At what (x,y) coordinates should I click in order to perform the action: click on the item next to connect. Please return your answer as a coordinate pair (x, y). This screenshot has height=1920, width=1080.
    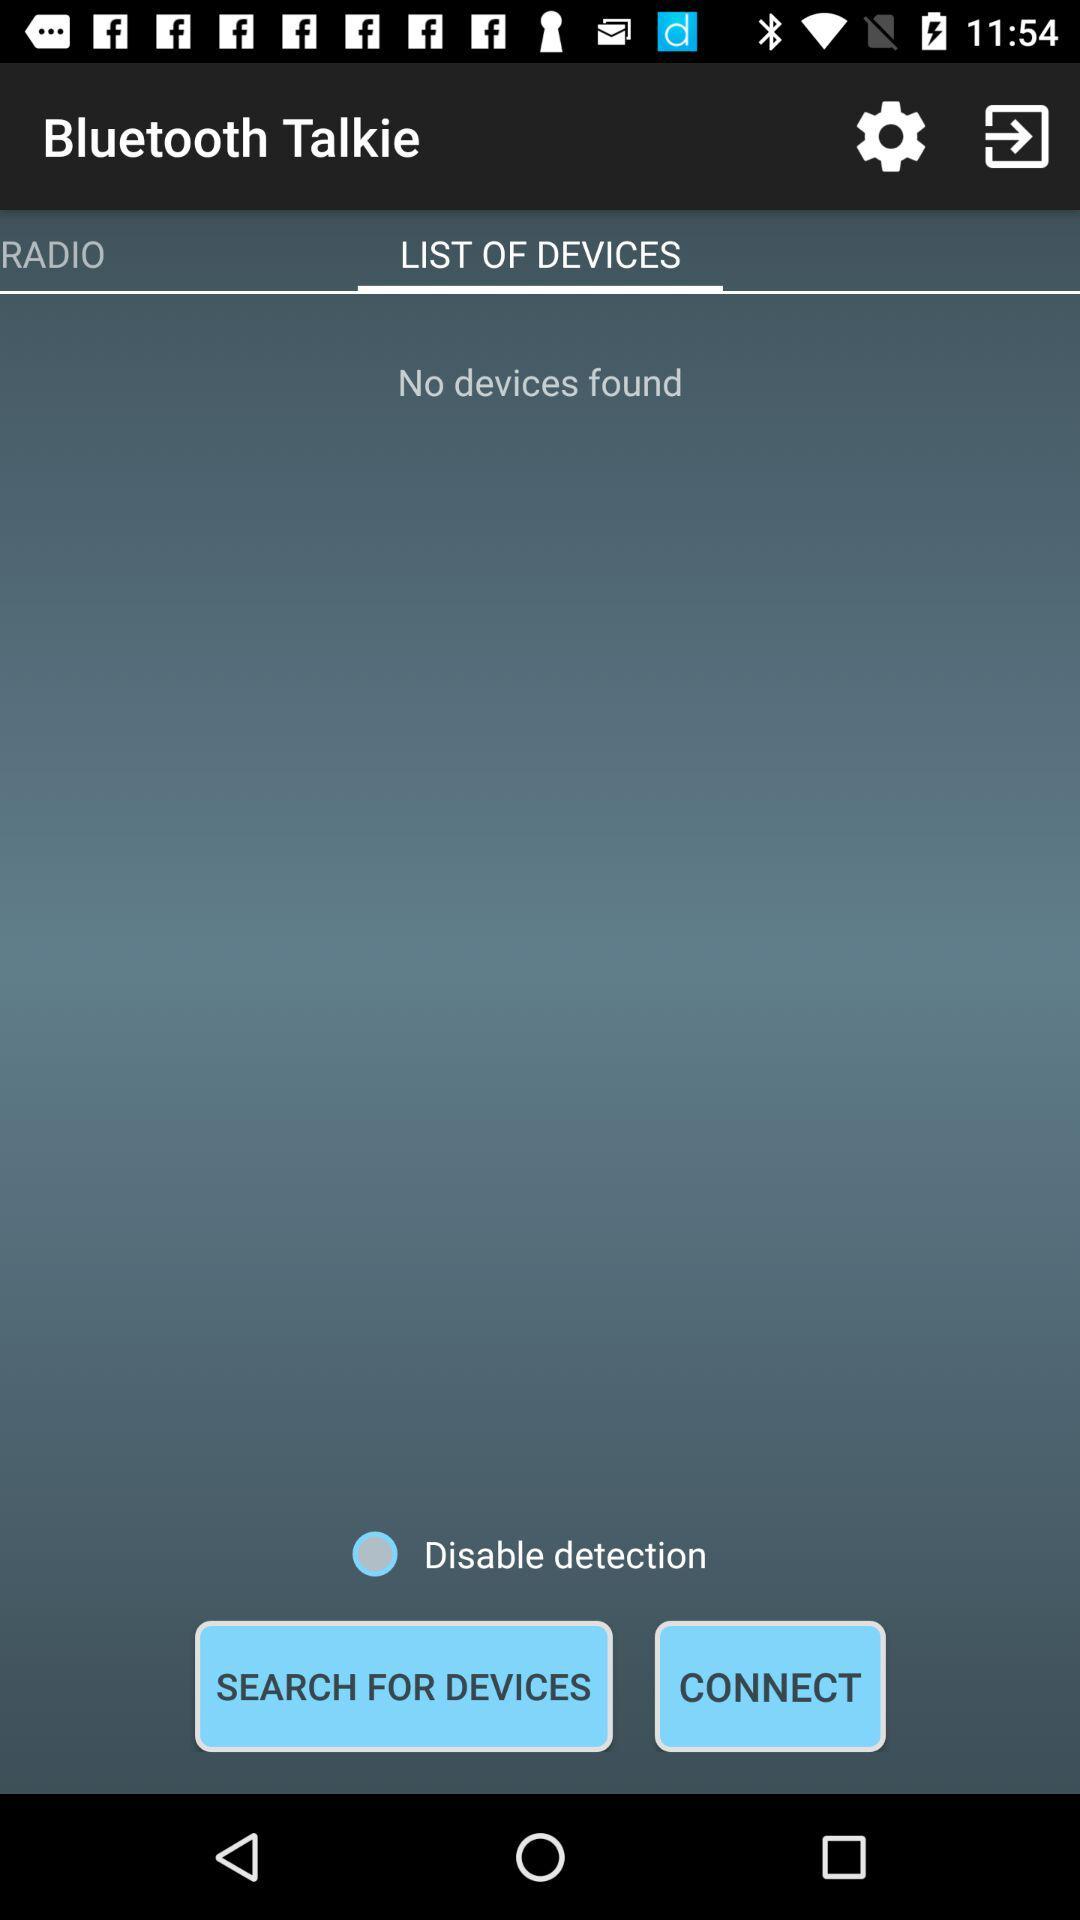
    Looking at the image, I should click on (403, 1685).